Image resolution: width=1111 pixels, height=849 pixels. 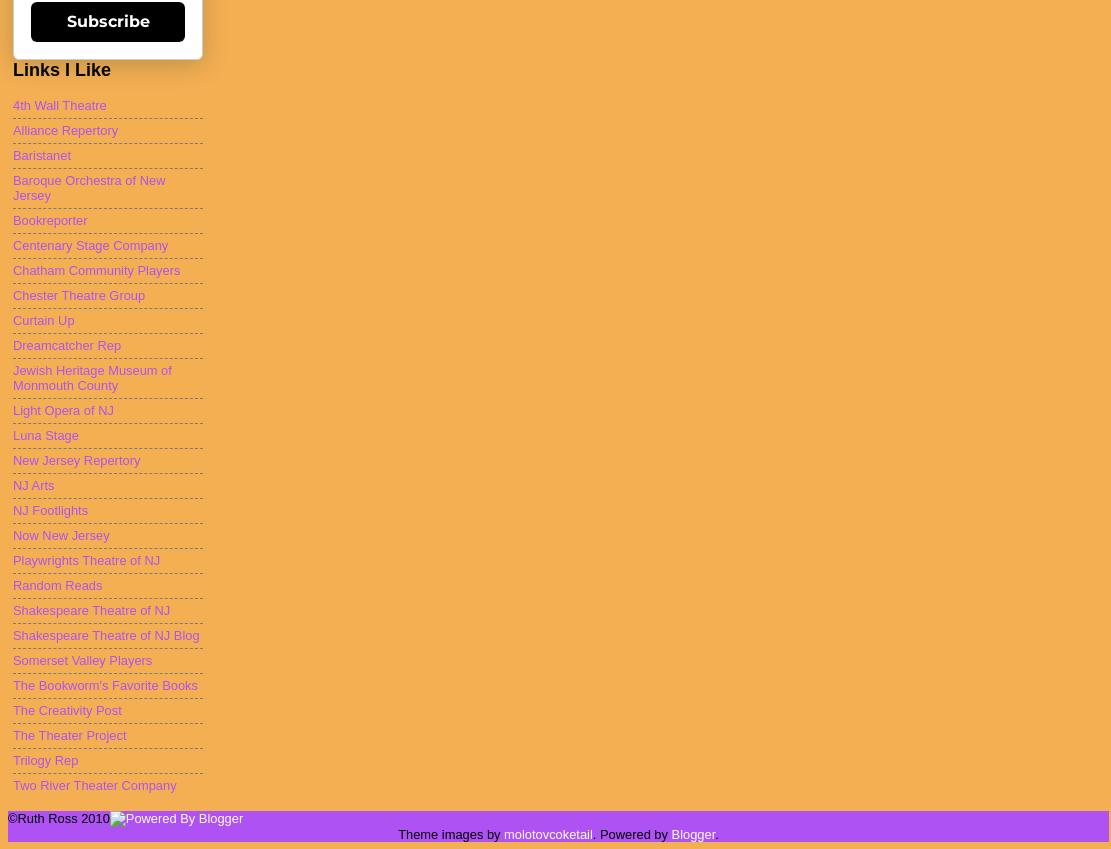 I want to click on '. Powered by', so click(x=631, y=833).